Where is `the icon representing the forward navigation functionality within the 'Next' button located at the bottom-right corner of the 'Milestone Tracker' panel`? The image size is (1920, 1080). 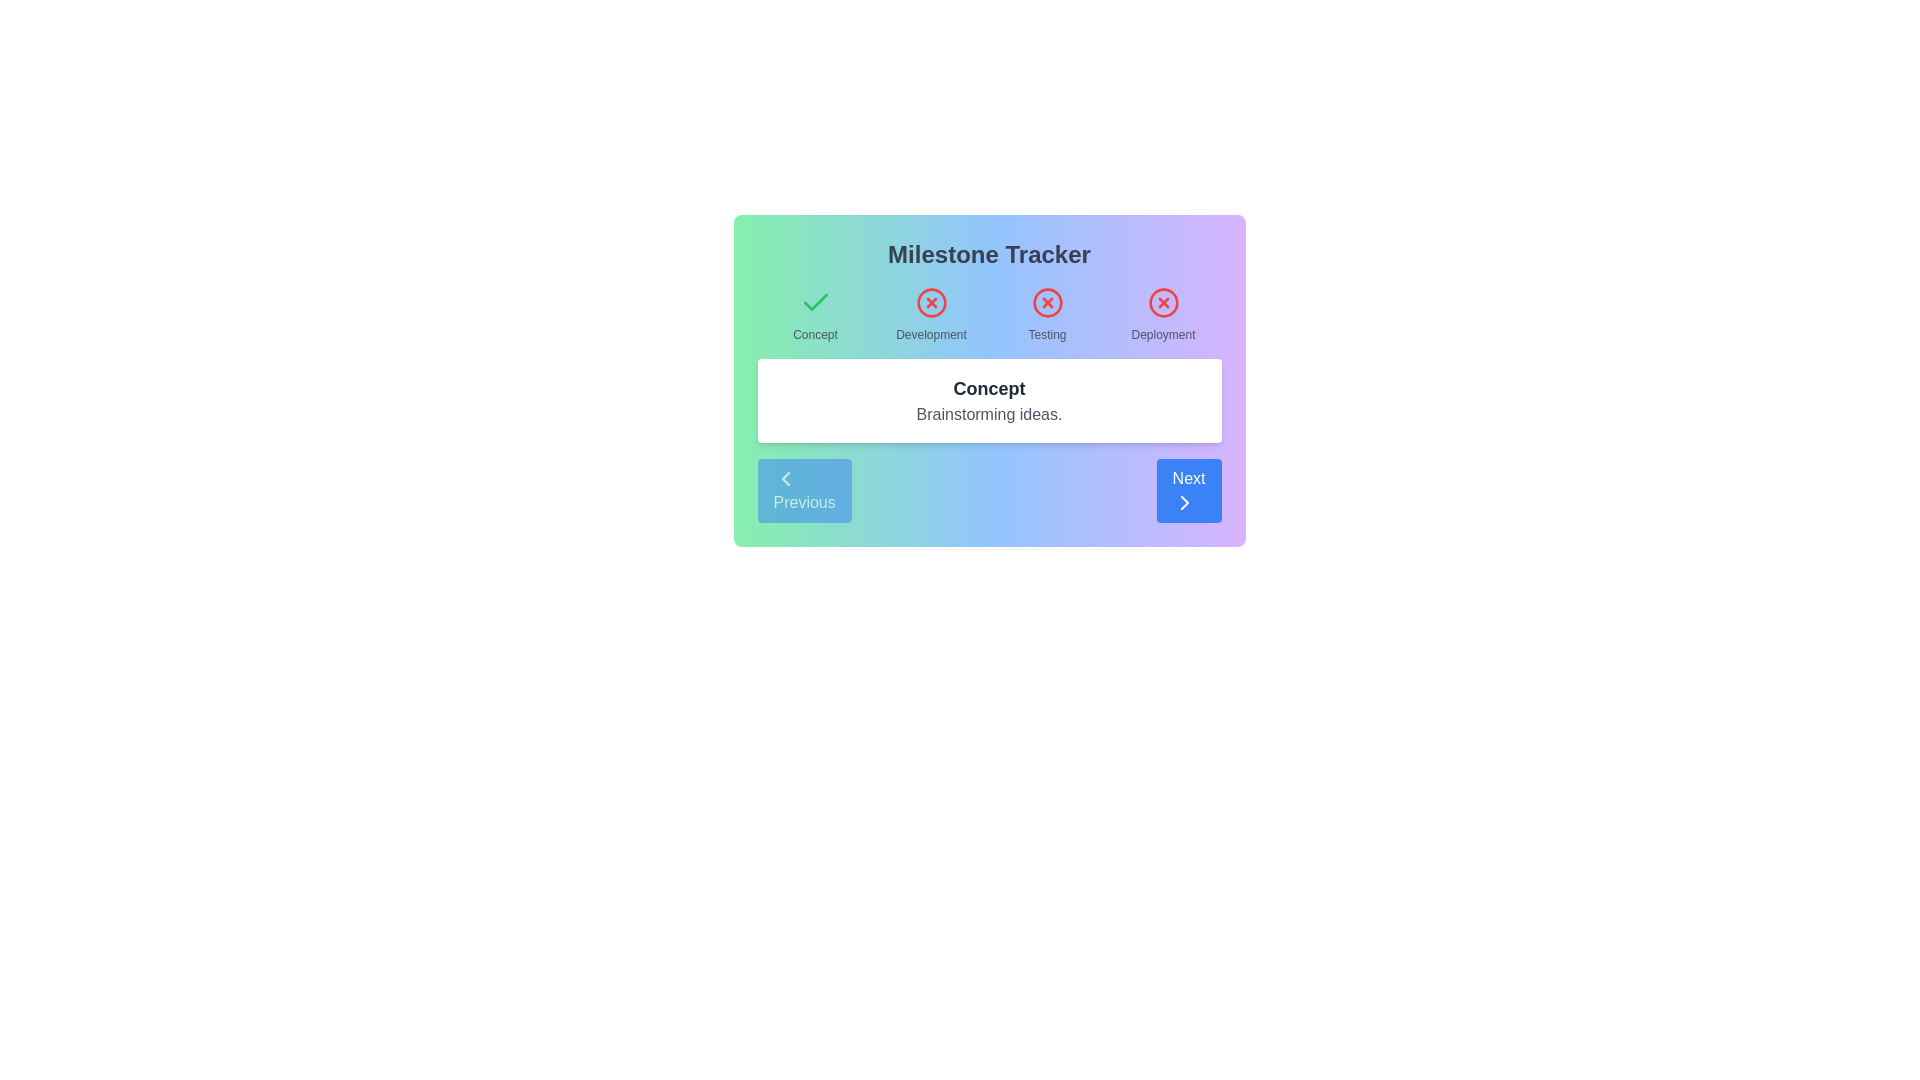 the icon representing the forward navigation functionality within the 'Next' button located at the bottom-right corner of the 'Milestone Tracker' panel is located at coordinates (1184, 501).